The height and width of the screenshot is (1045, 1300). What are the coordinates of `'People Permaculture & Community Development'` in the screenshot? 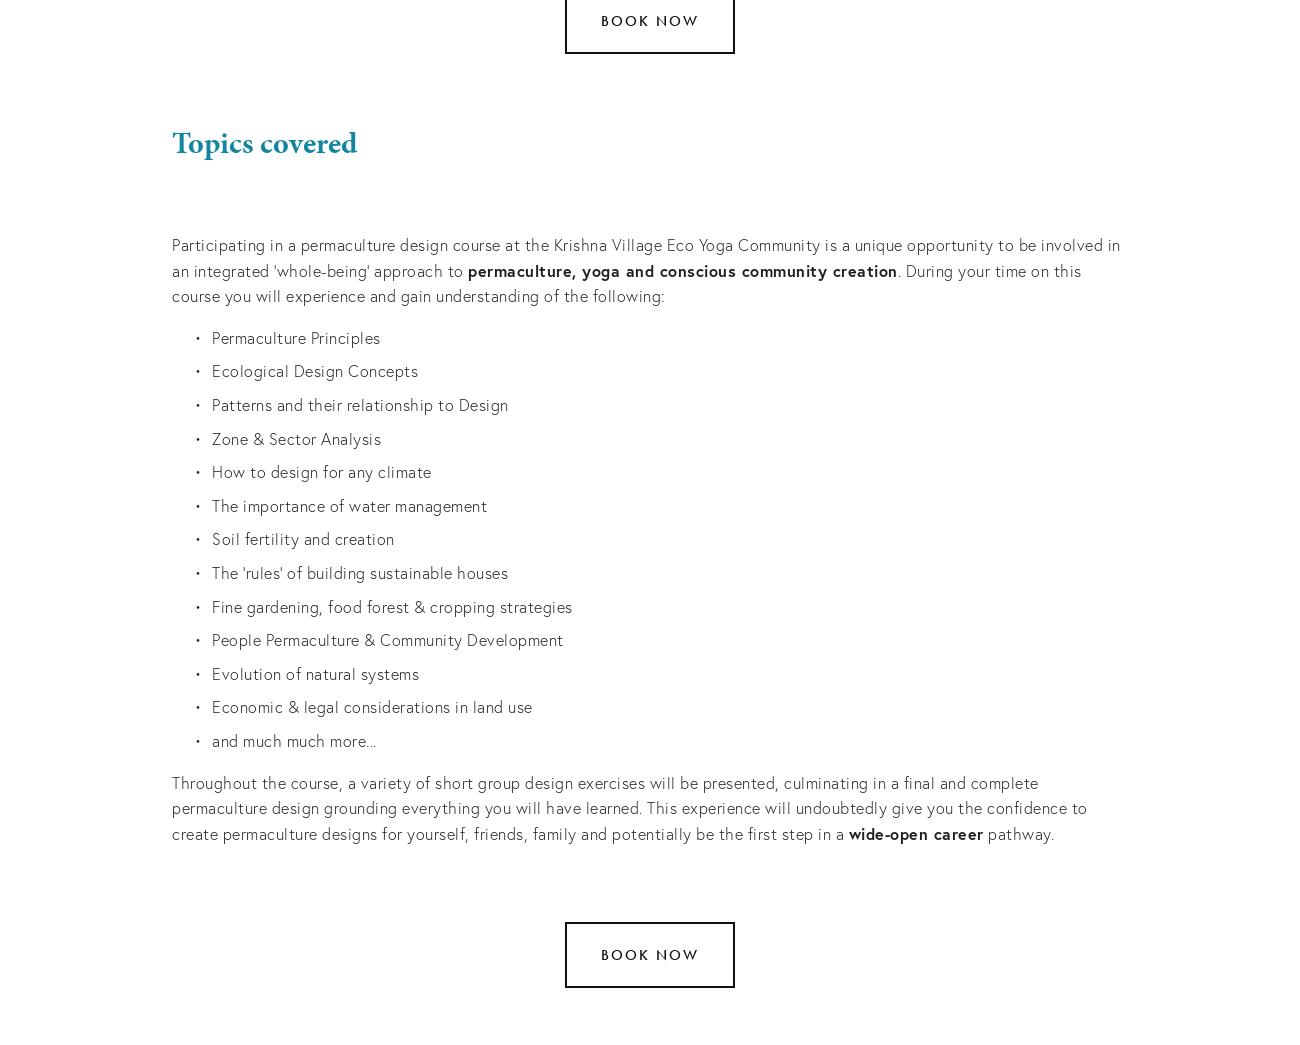 It's located at (387, 638).